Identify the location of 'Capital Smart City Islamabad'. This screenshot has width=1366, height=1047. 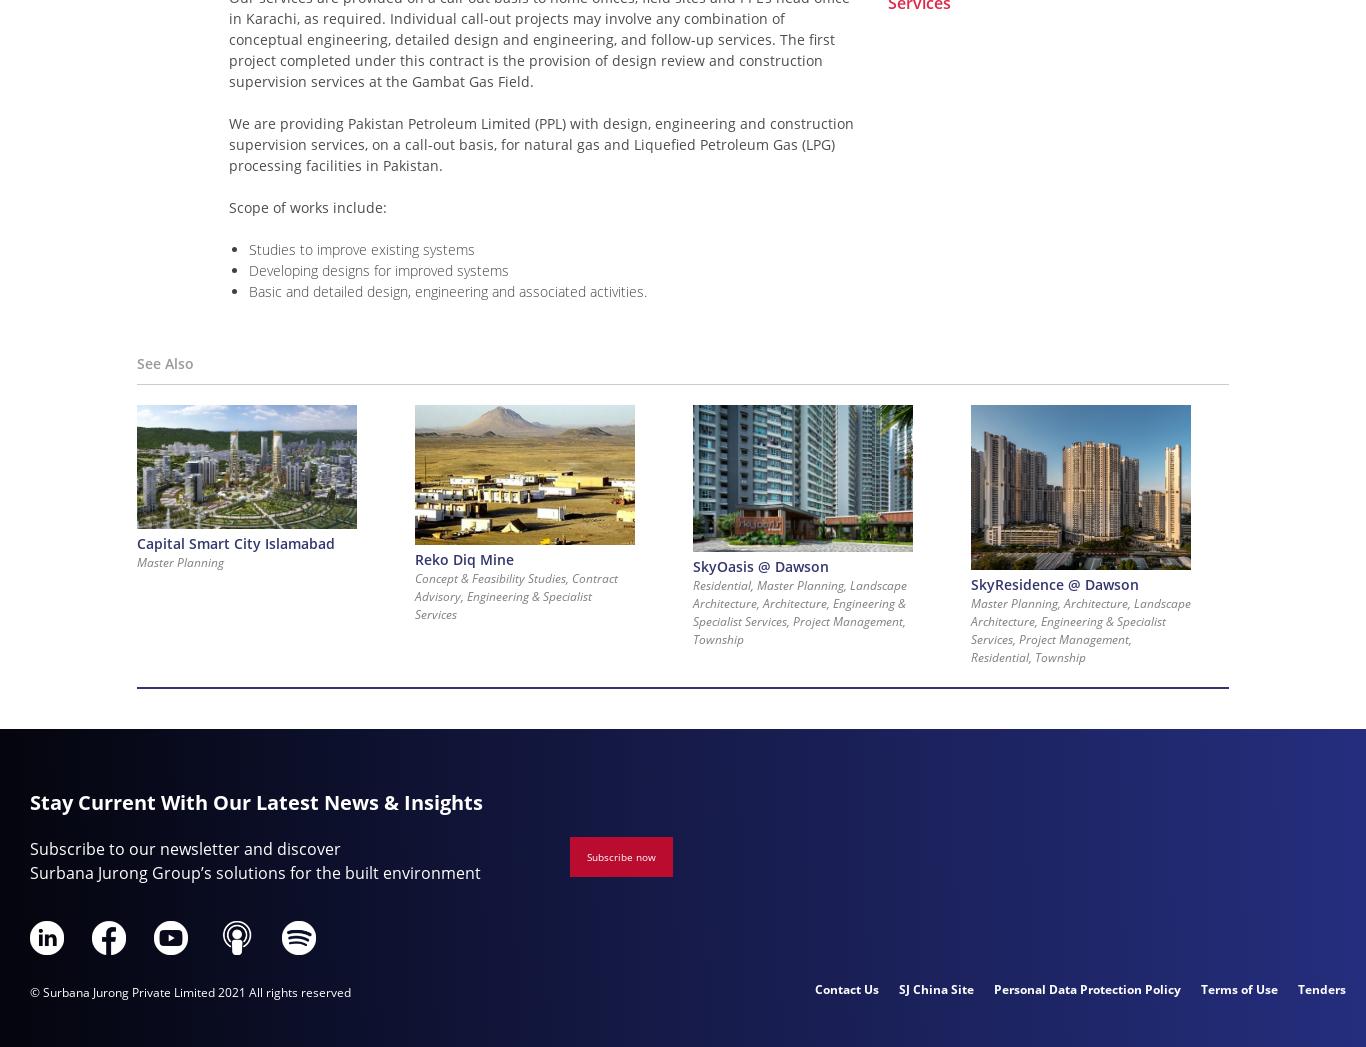
(234, 542).